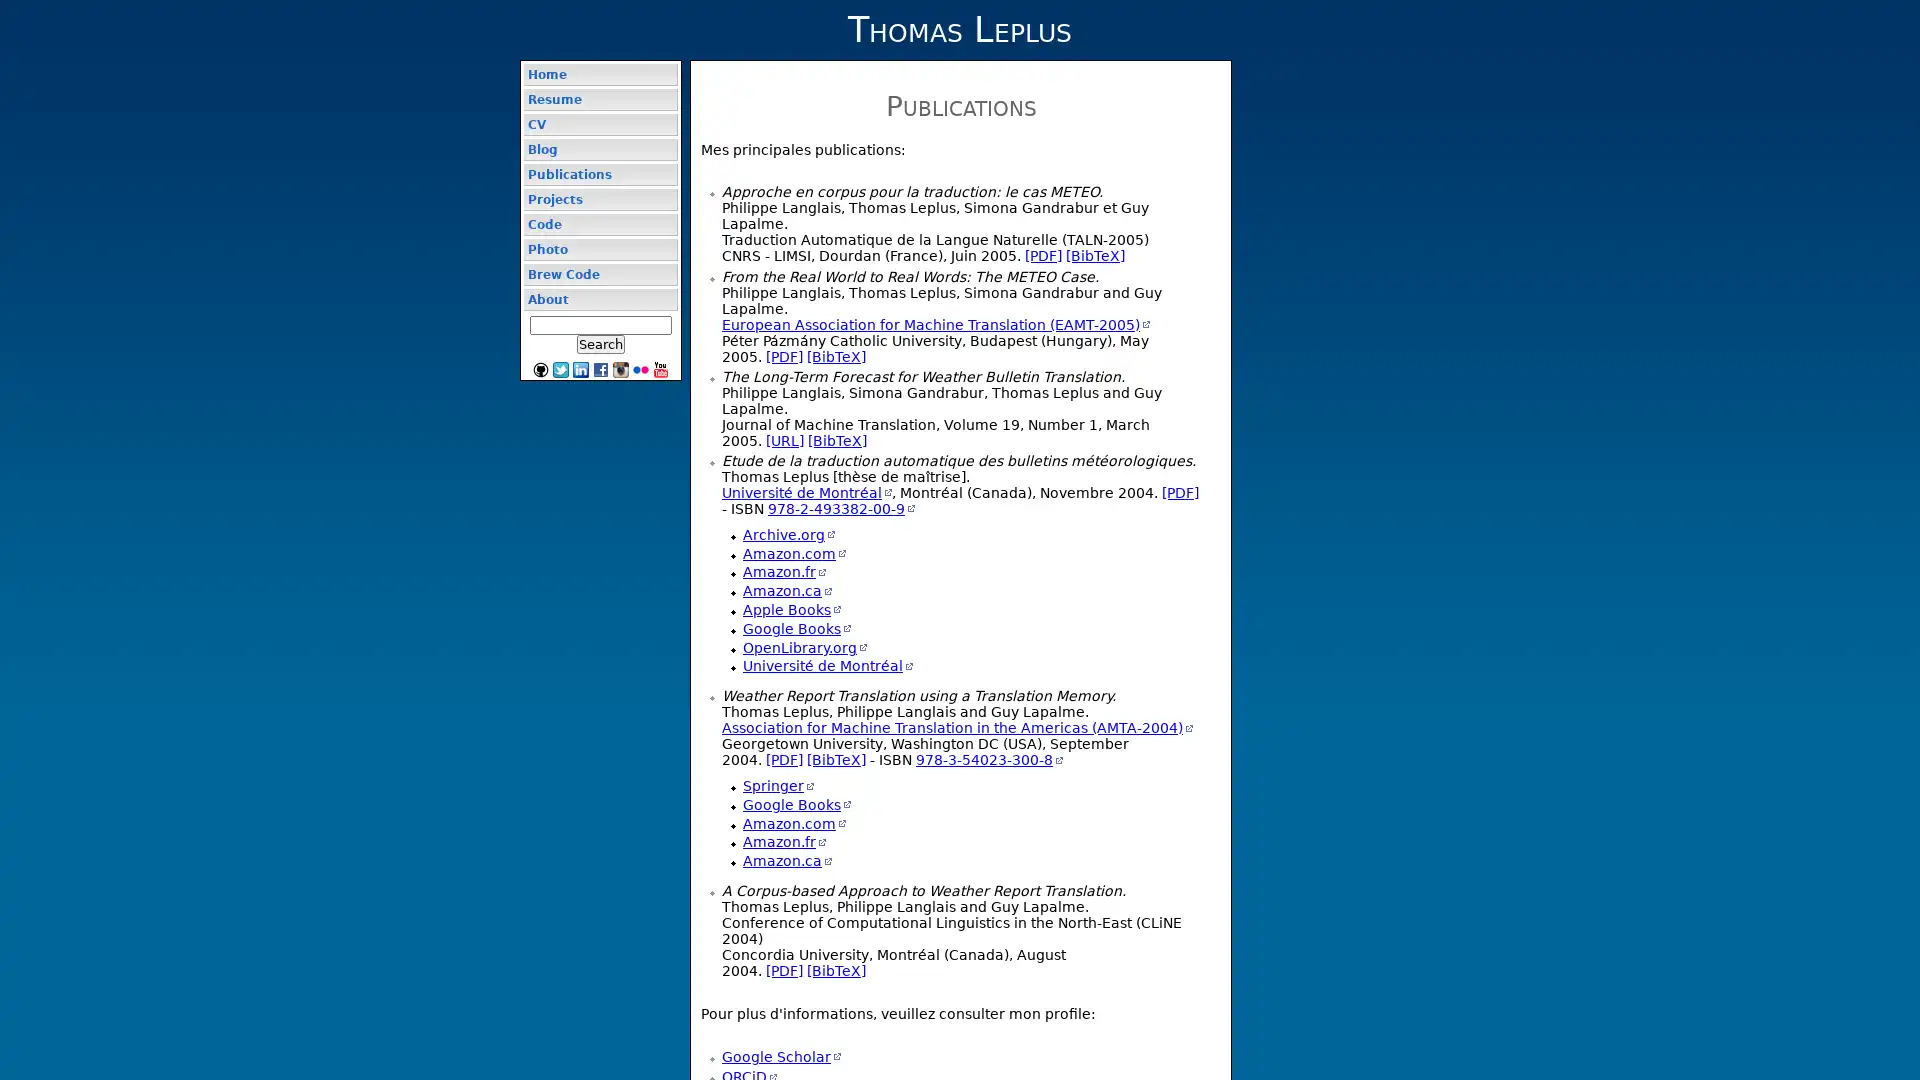  I want to click on Search, so click(599, 343).